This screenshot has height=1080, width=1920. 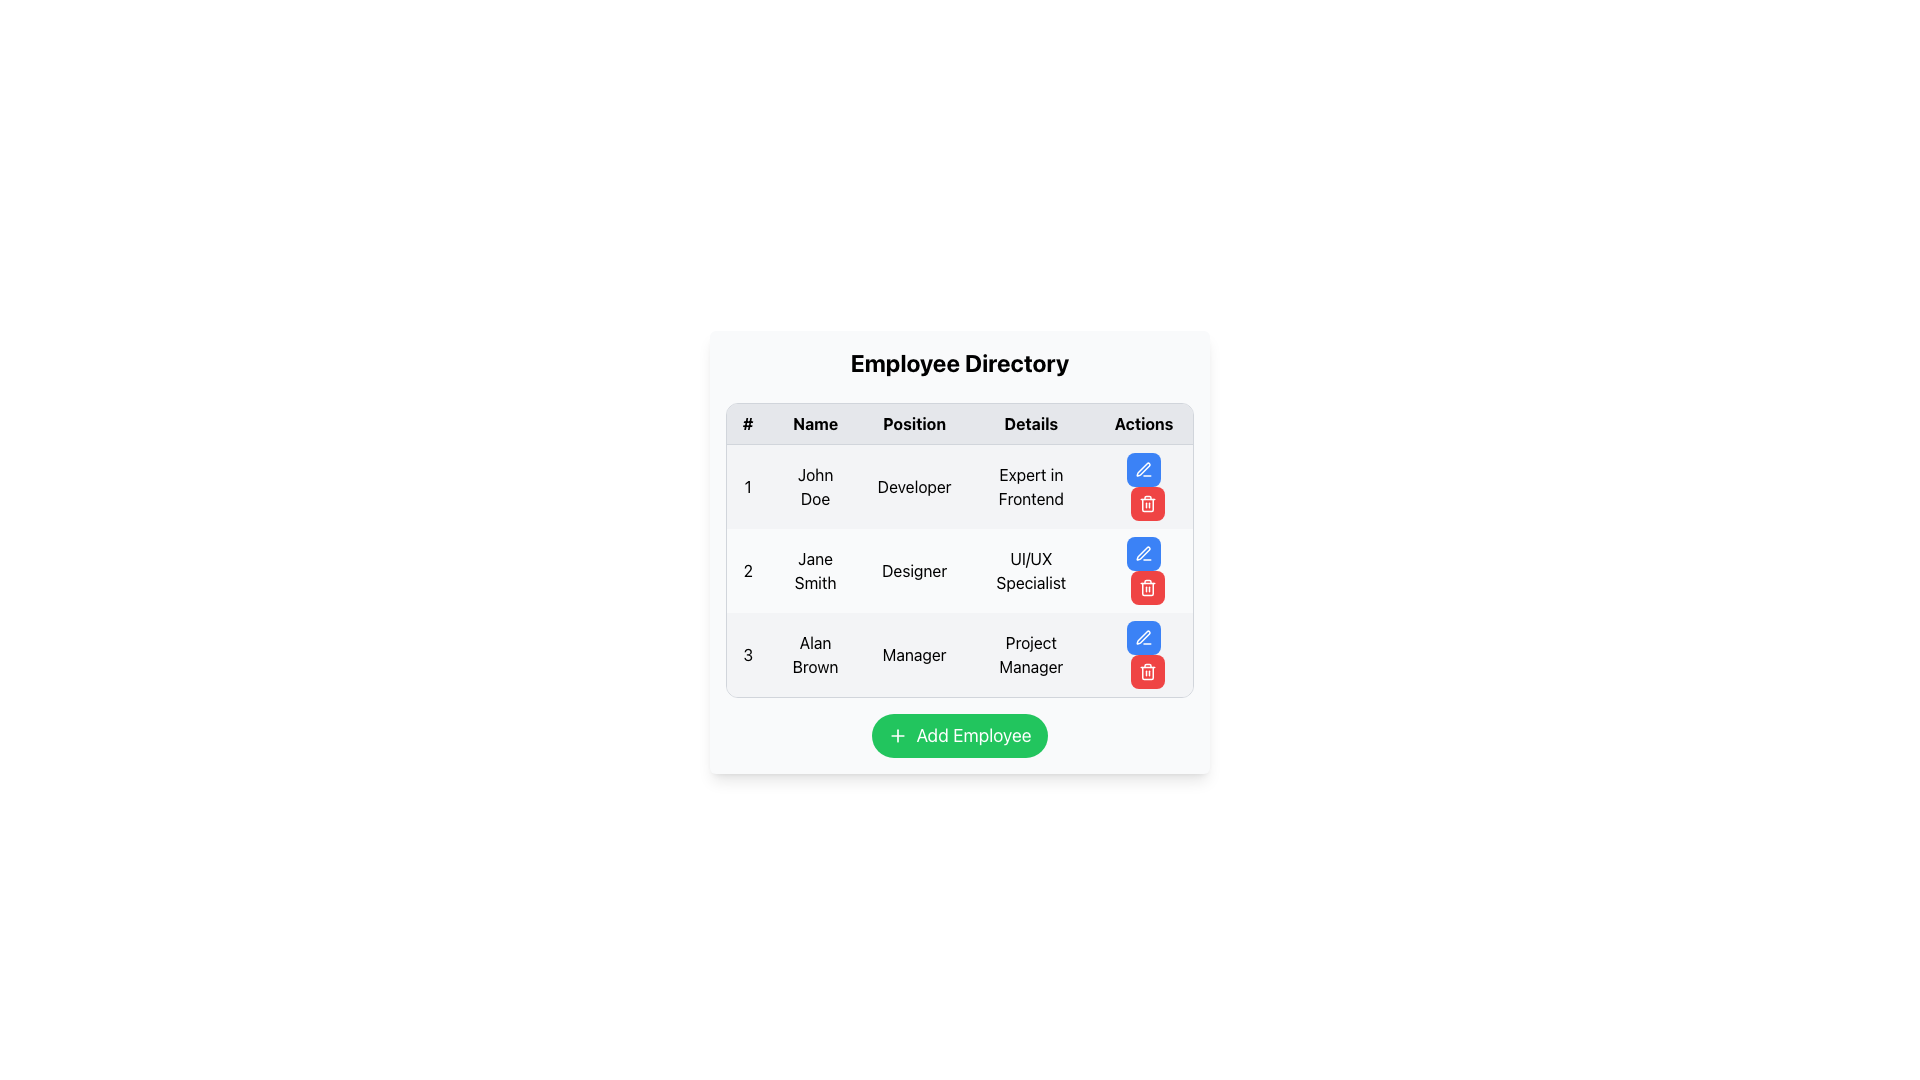 What do you see at coordinates (1144, 554) in the screenshot?
I see `the edit/update button in the 'Actions' cell of the second row for 'Jane Smith'` at bounding box center [1144, 554].